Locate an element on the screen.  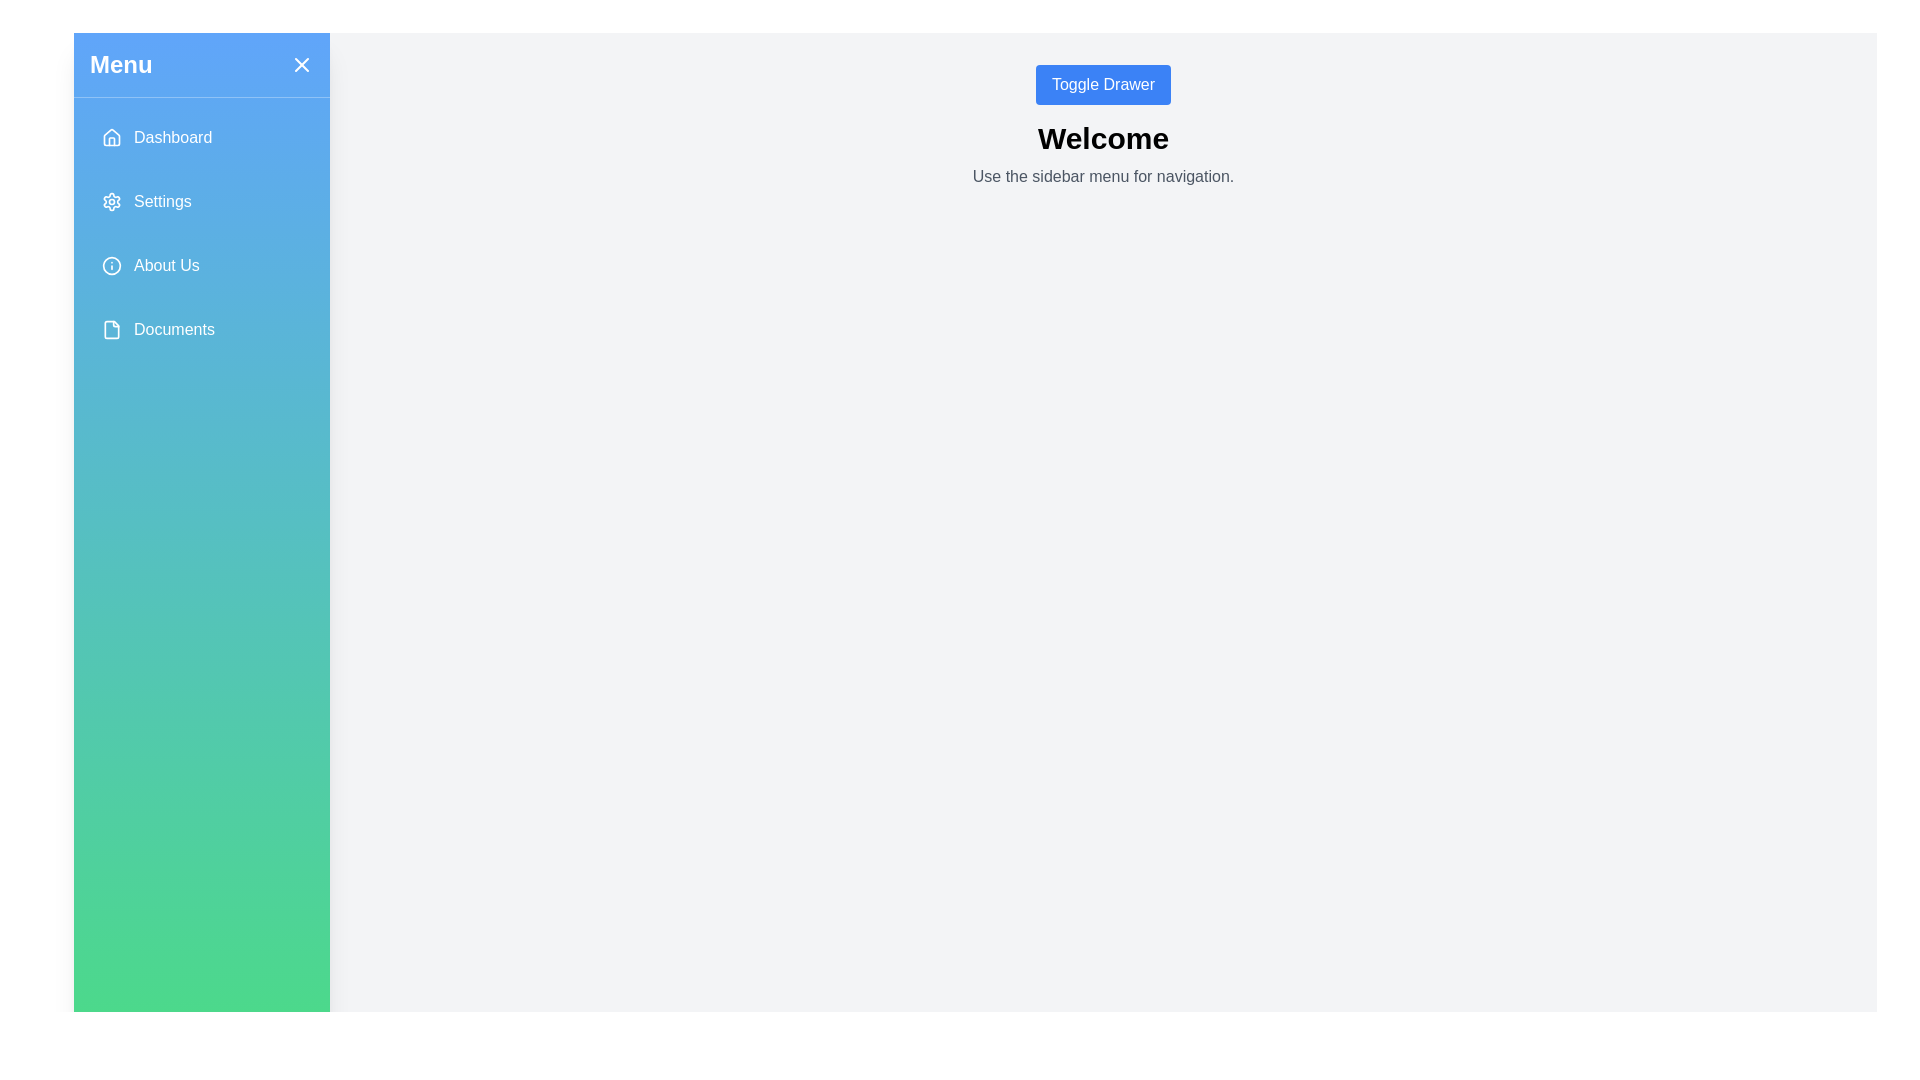
the close button (X icon) in the drawer header to close the drawer is located at coordinates (301, 64).